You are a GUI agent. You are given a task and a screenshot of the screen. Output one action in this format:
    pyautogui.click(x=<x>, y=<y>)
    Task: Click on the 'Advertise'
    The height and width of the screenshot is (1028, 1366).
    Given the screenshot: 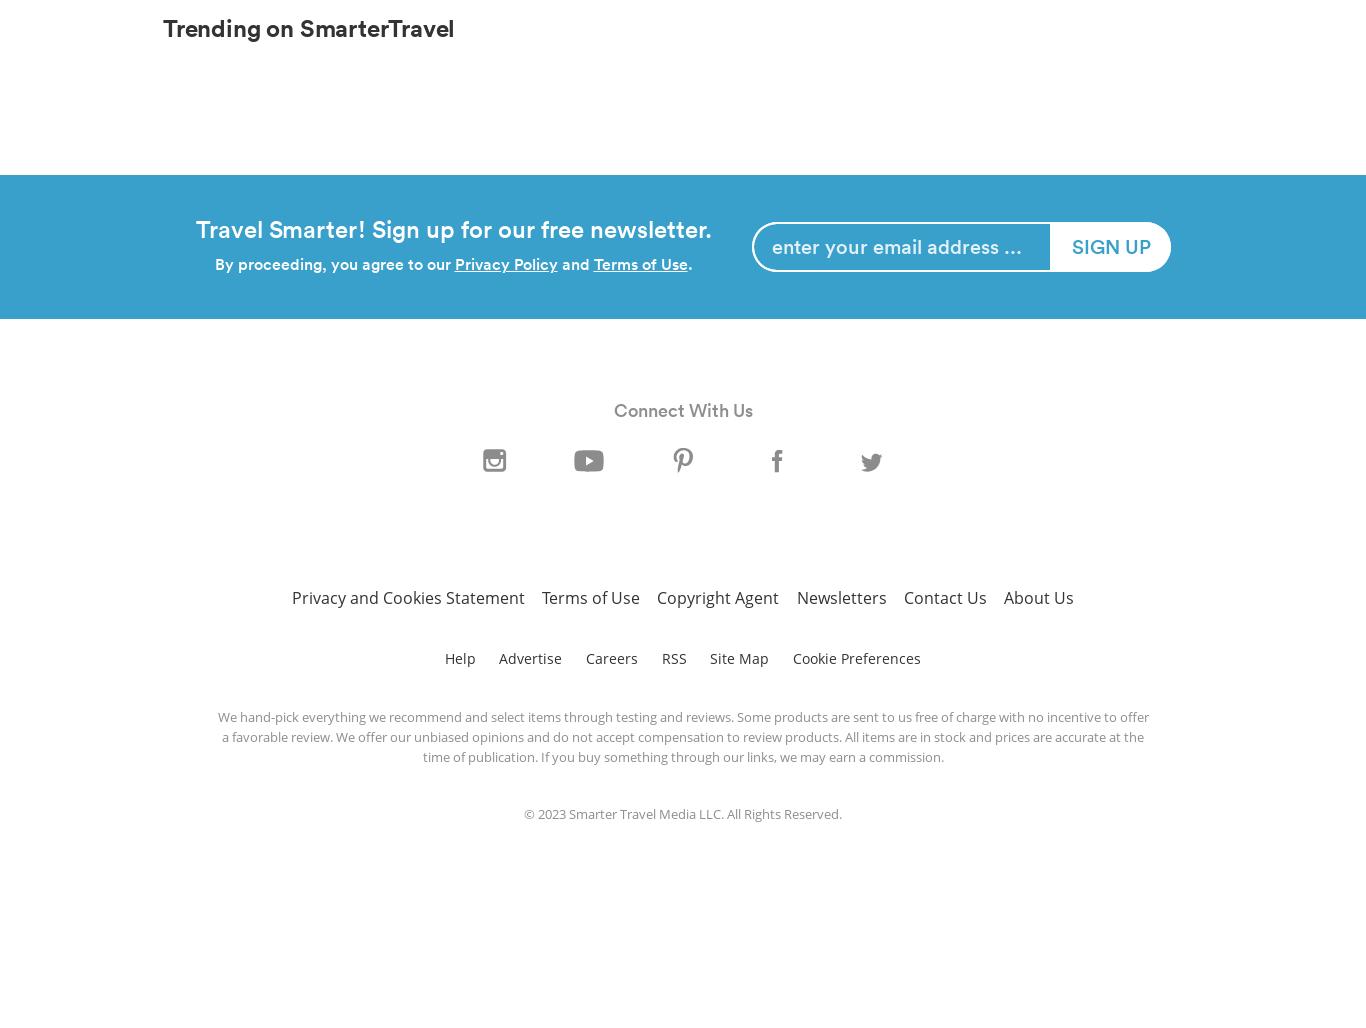 What is the action you would take?
    pyautogui.click(x=498, y=657)
    